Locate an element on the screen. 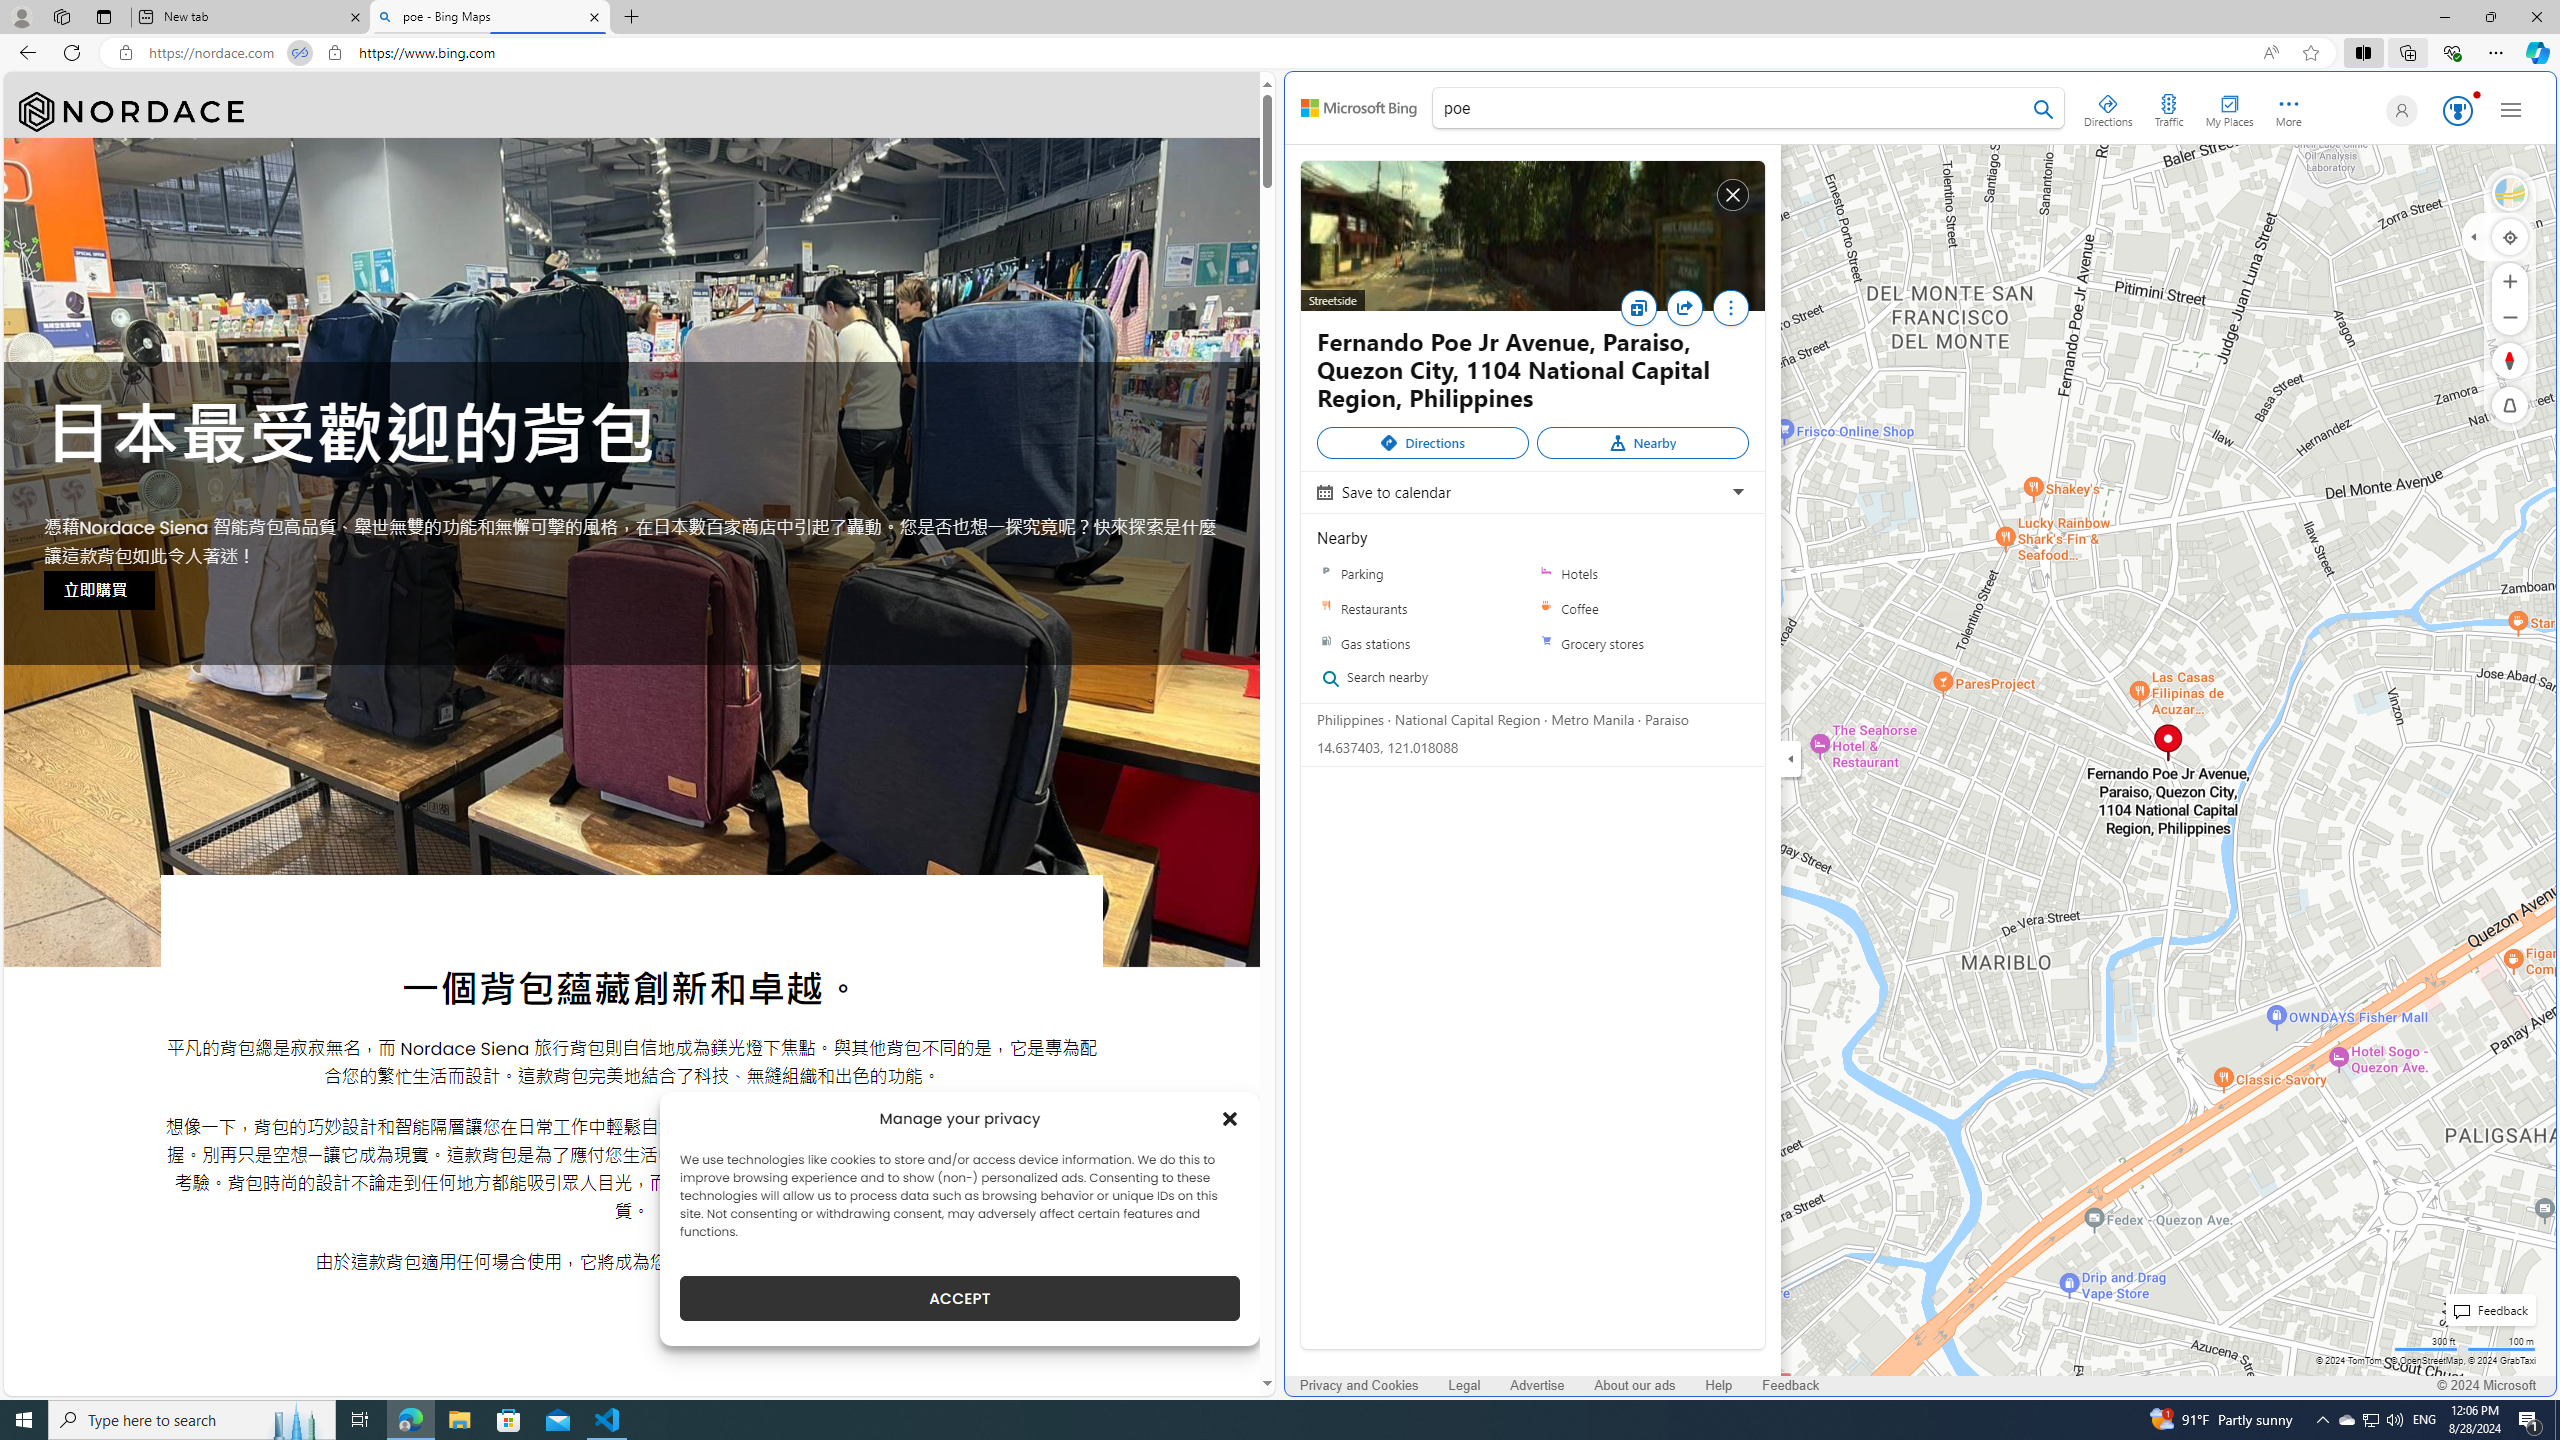  'Philippines' is located at coordinates (1349, 719).